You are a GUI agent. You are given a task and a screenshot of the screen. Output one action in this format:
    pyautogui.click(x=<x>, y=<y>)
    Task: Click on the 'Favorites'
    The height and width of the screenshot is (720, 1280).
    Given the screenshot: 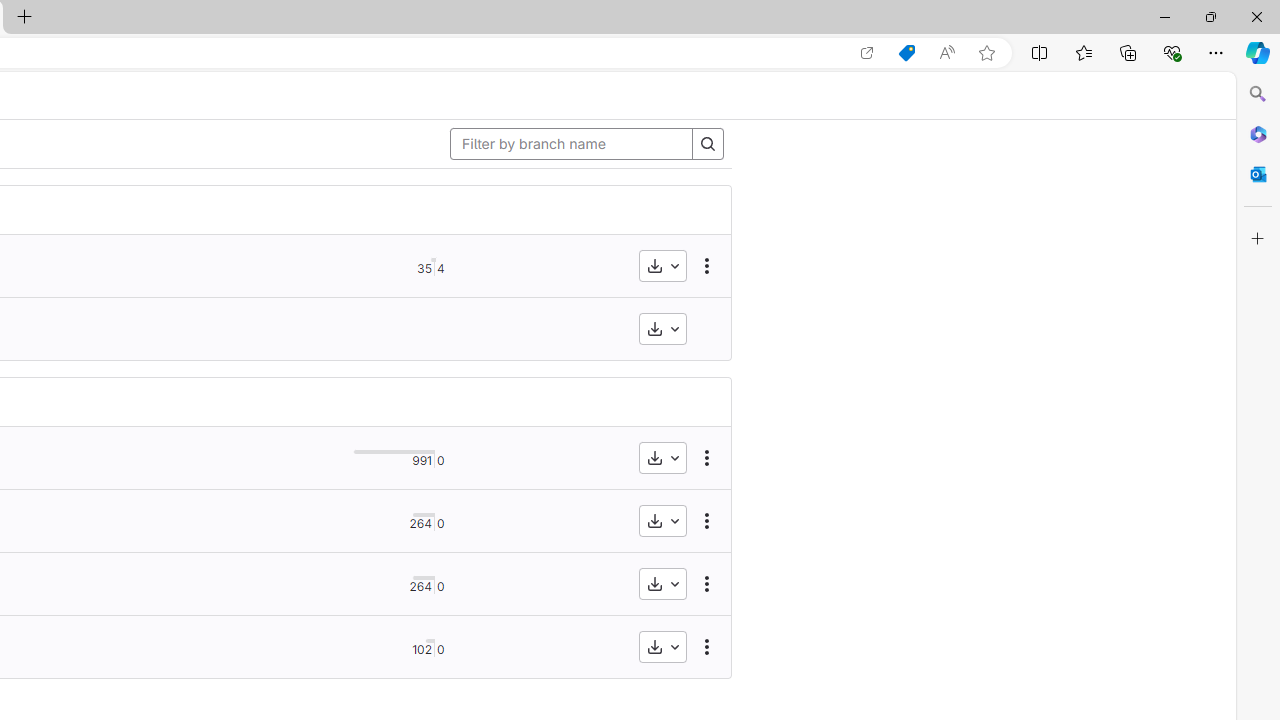 What is the action you would take?
    pyautogui.click(x=1082, y=51)
    